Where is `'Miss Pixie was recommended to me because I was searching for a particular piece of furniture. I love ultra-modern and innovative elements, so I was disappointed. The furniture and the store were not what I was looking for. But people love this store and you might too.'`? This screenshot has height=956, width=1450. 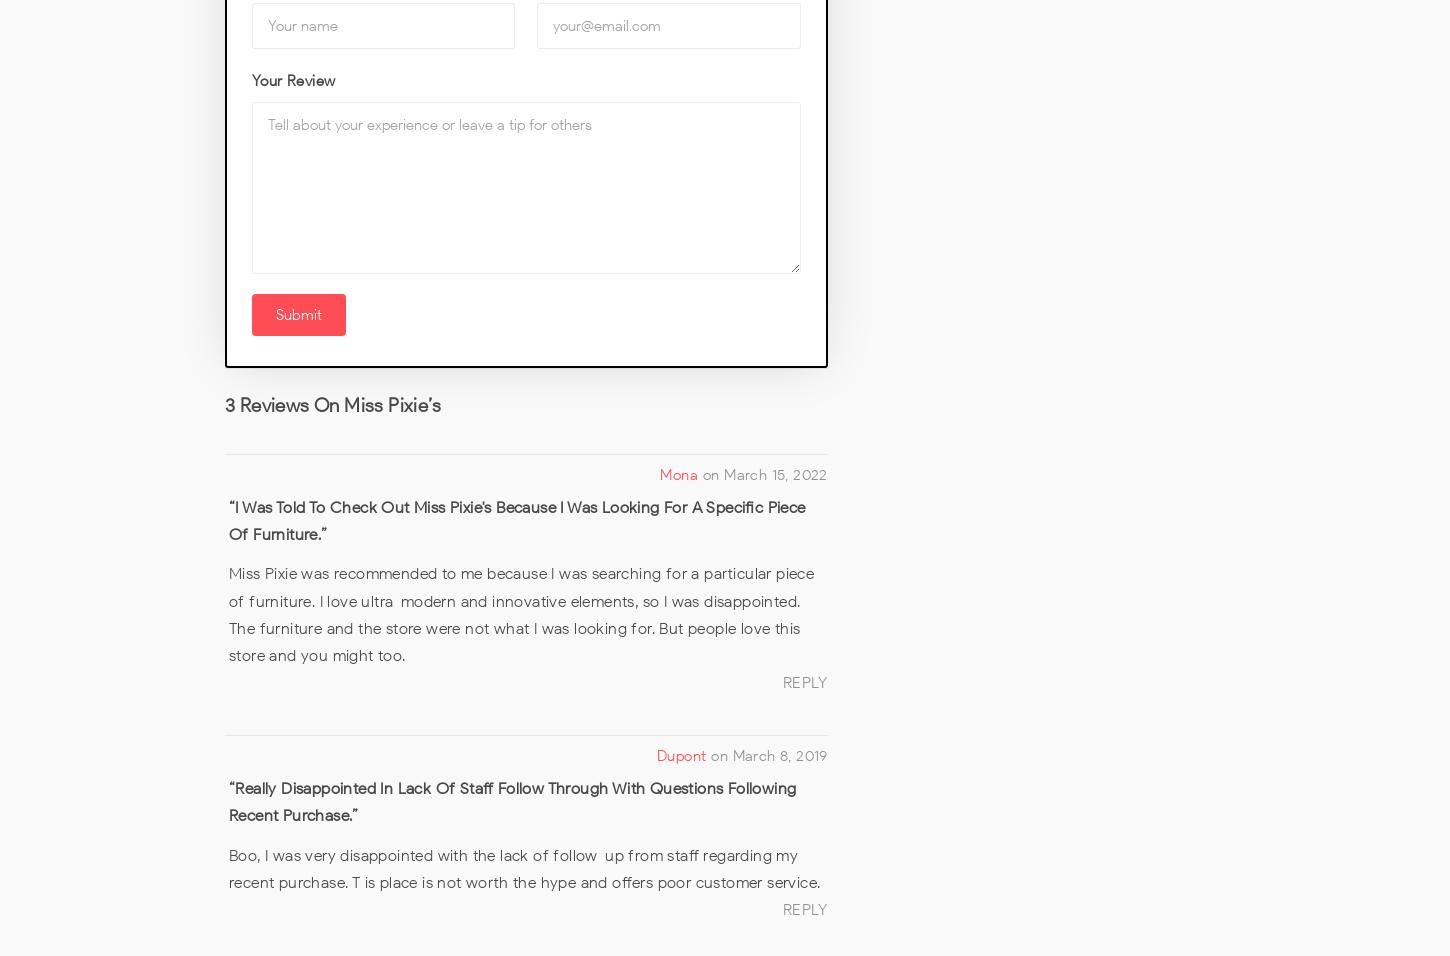
'Miss Pixie was recommended to me because I was searching for a particular piece of furniture. I love ultra-modern and innovative elements, so I was disappointed. The furniture and the store were not what I was looking for. But people love this store and you might too.' is located at coordinates (521, 614).